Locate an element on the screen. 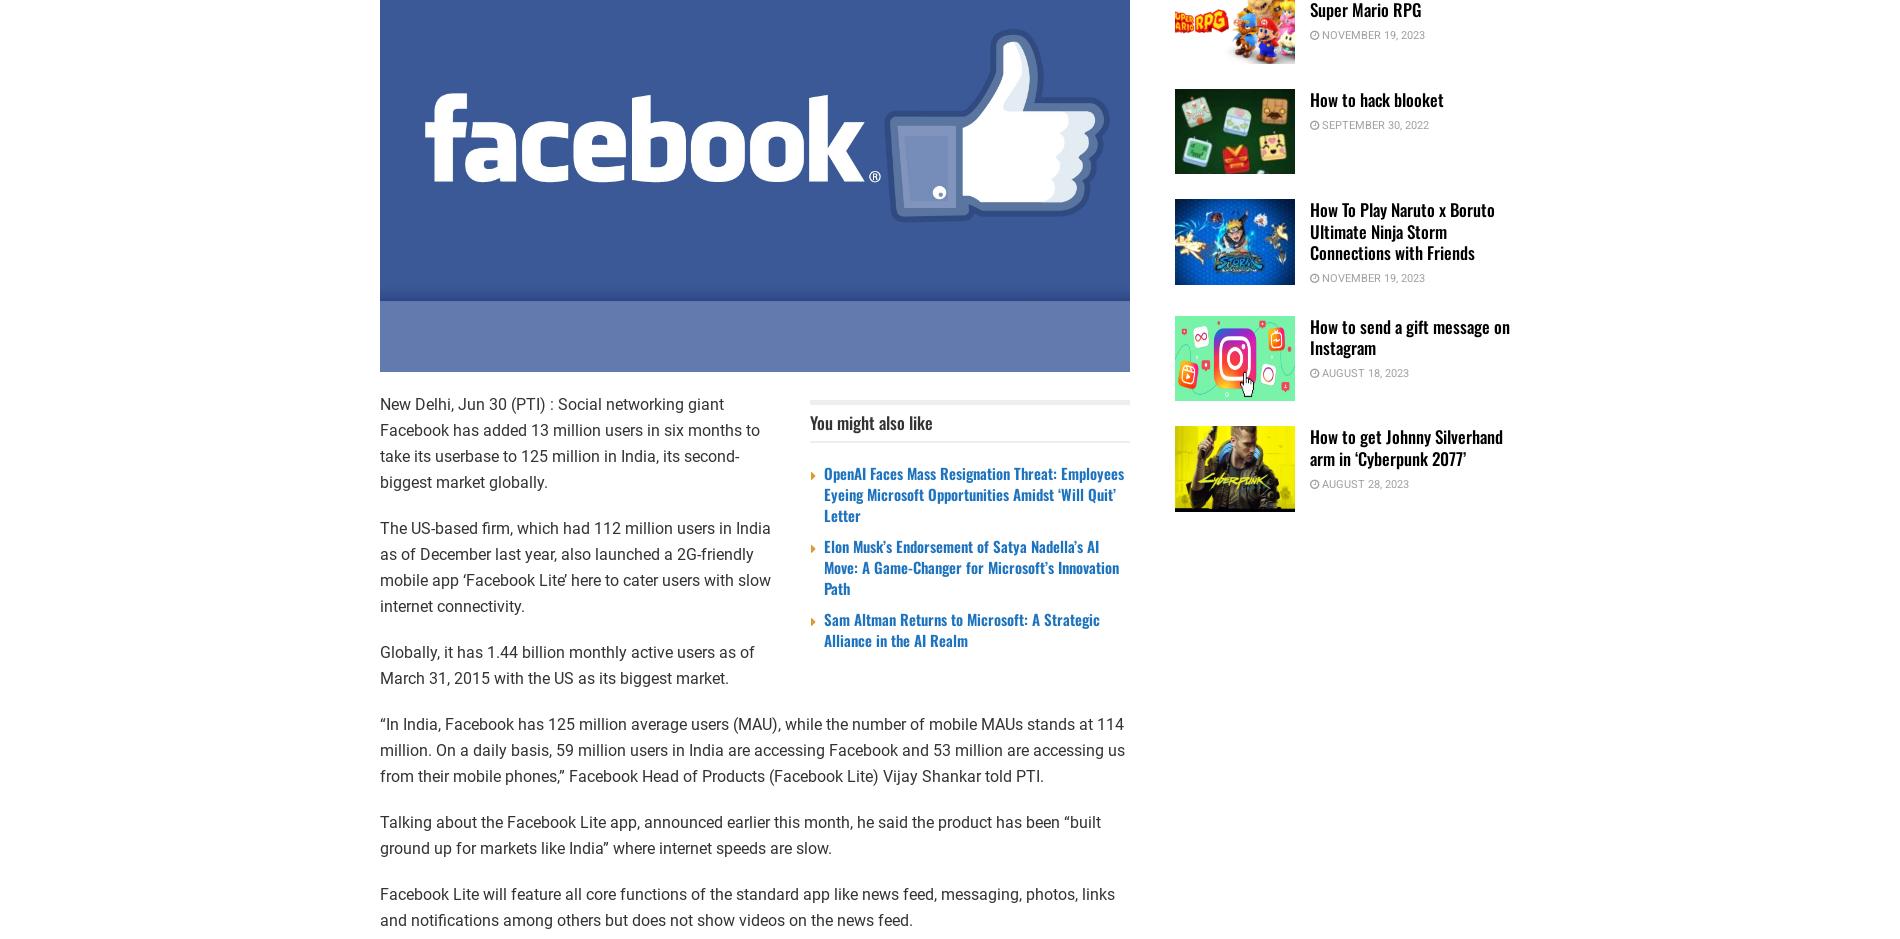  'OpenAI Faces Mass Resignation Threat: Employees Eyeing Microsoft Opportunities Amidst ‘Will Quit’ Letter' is located at coordinates (973, 493).